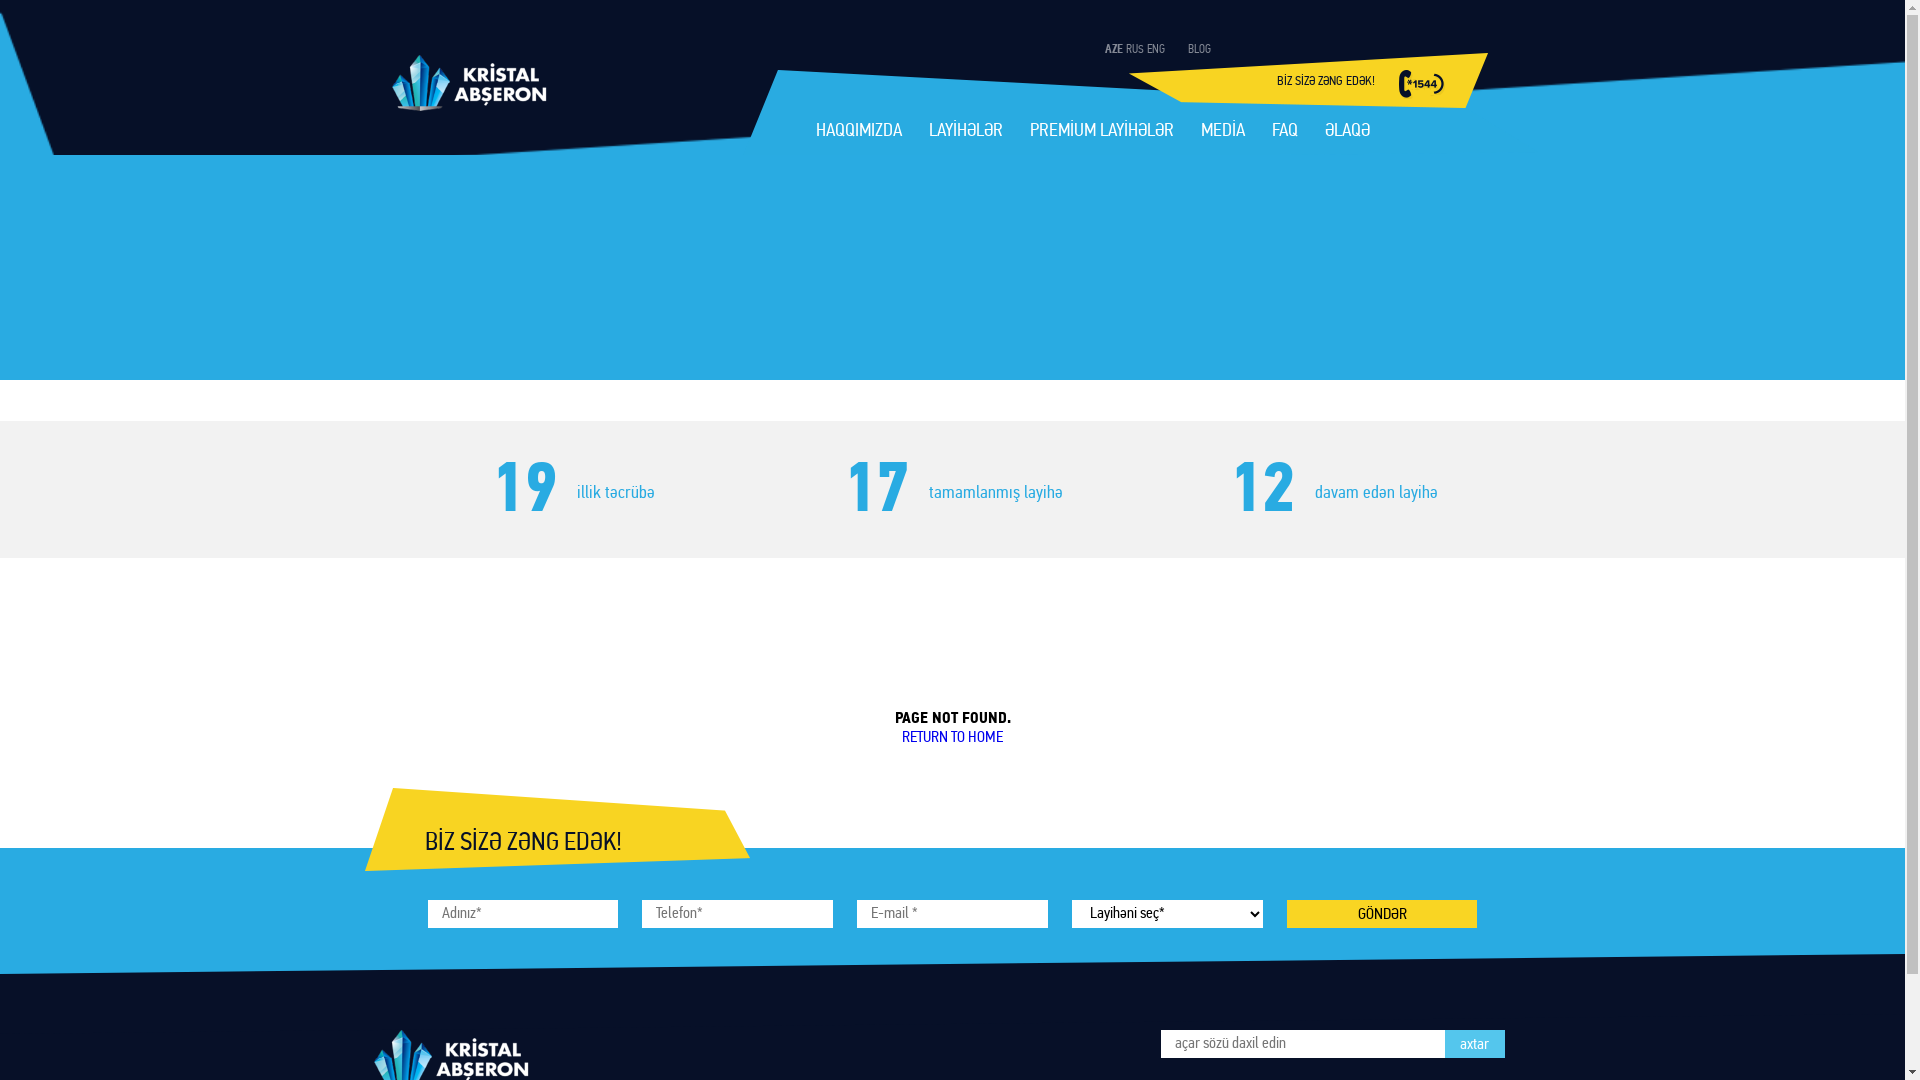 The image size is (1920, 1080). Describe the element at coordinates (1285, 133) in the screenshot. I see `'FAQ'` at that location.